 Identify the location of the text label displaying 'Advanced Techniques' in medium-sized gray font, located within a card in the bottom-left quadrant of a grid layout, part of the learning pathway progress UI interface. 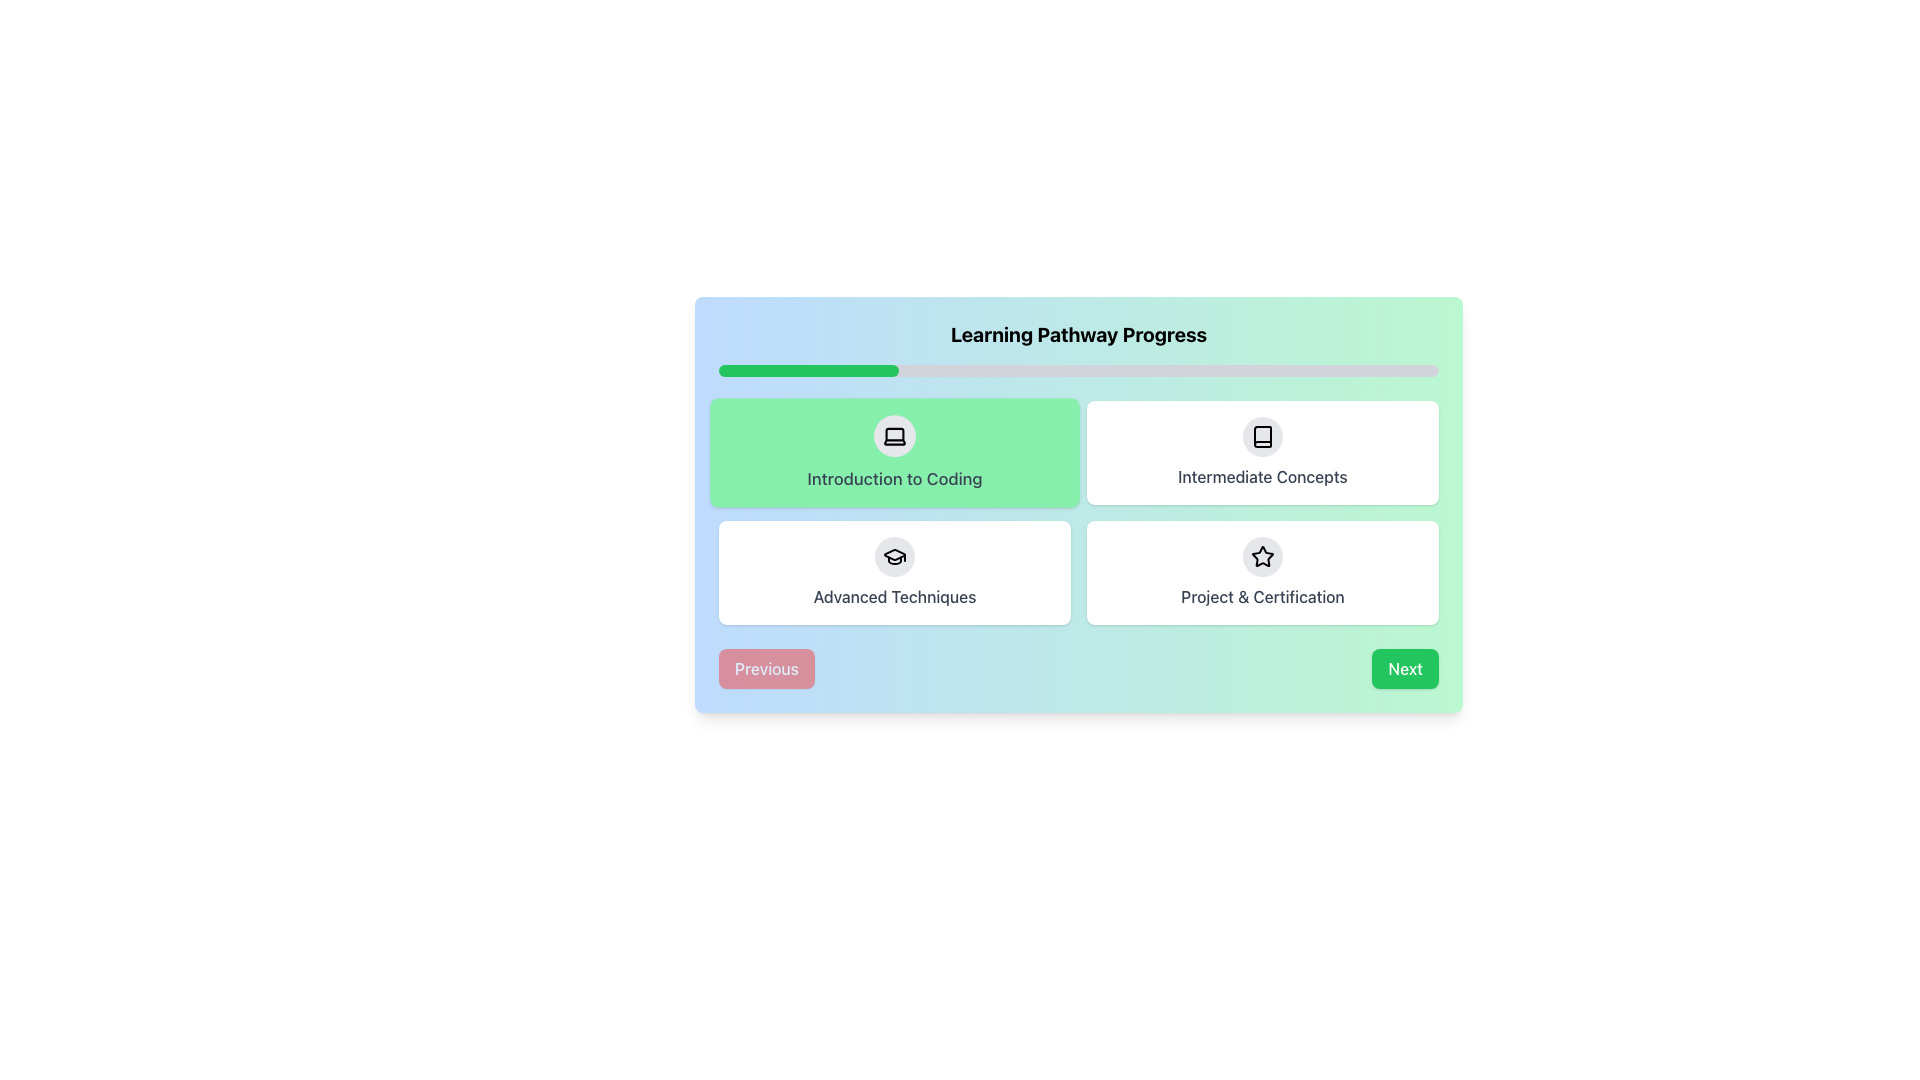
(893, 596).